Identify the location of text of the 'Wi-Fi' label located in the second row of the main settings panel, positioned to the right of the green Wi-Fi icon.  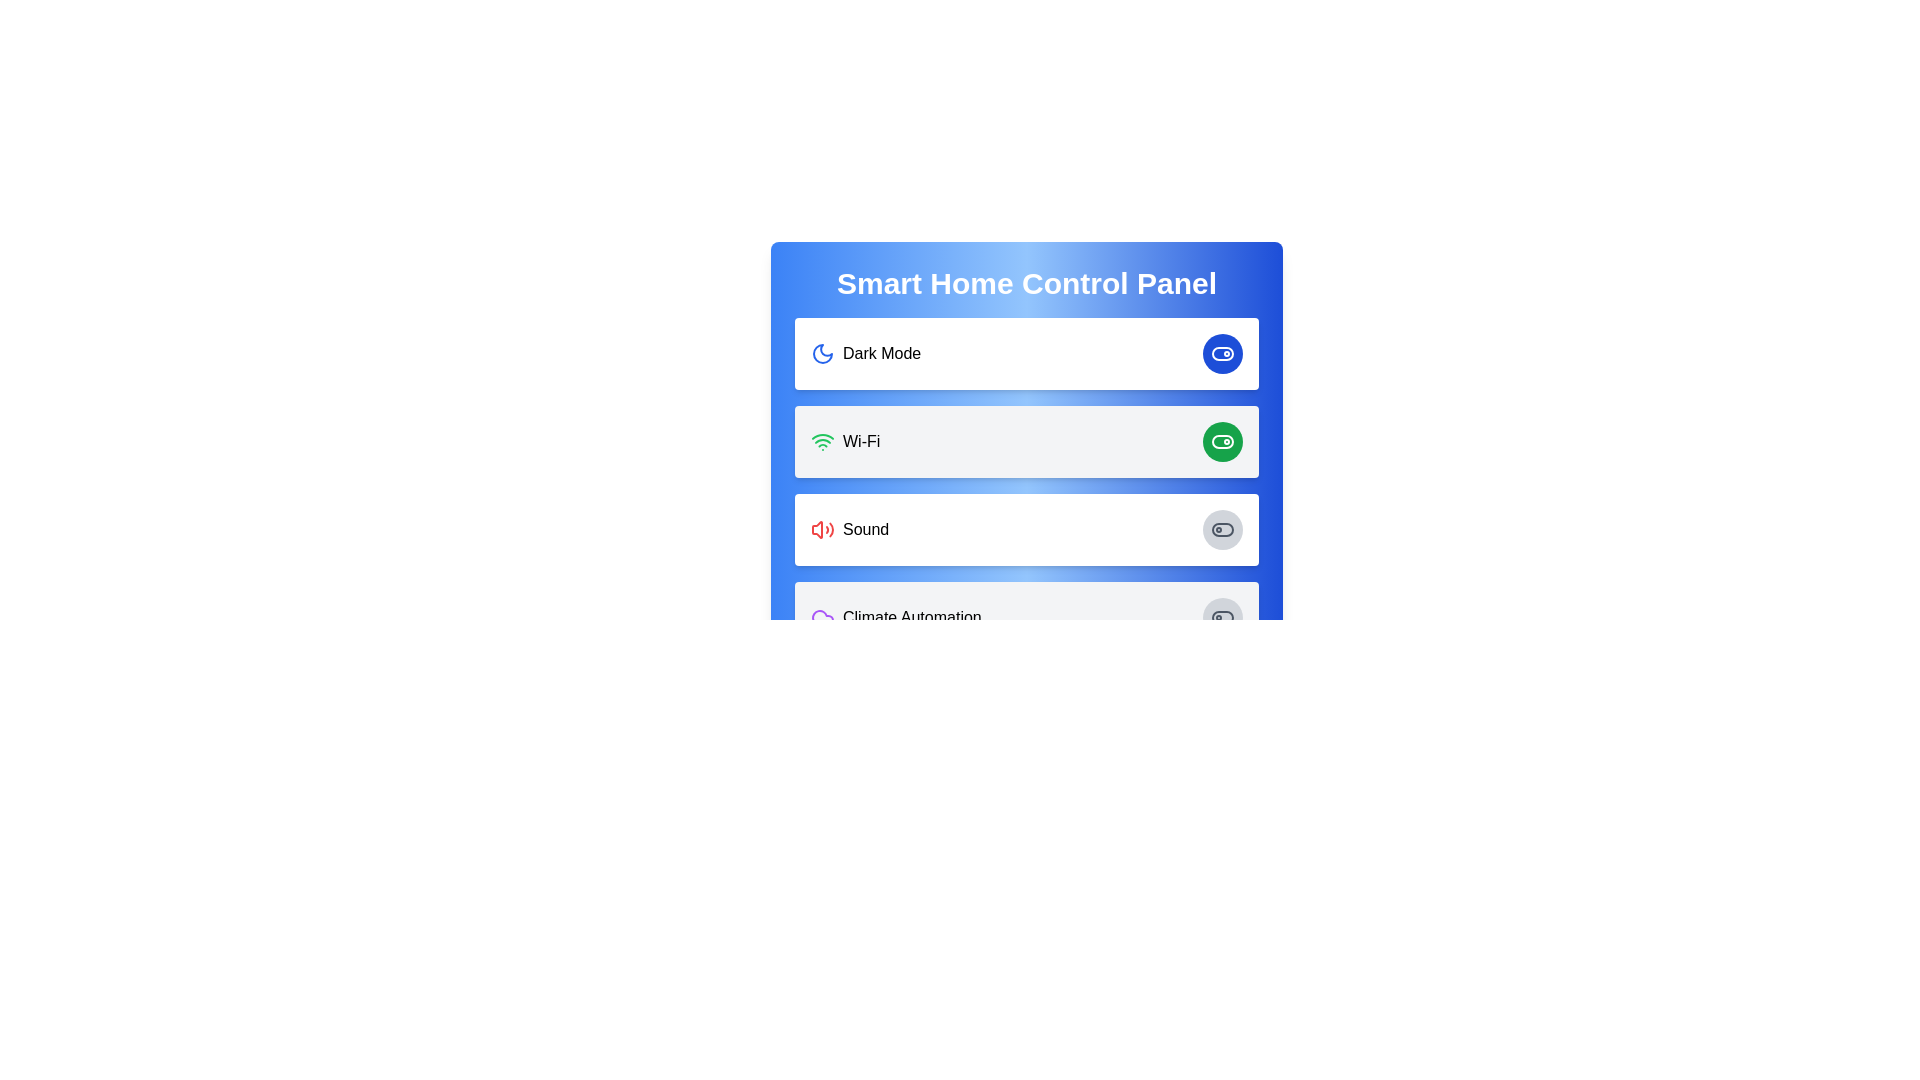
(861, 441).